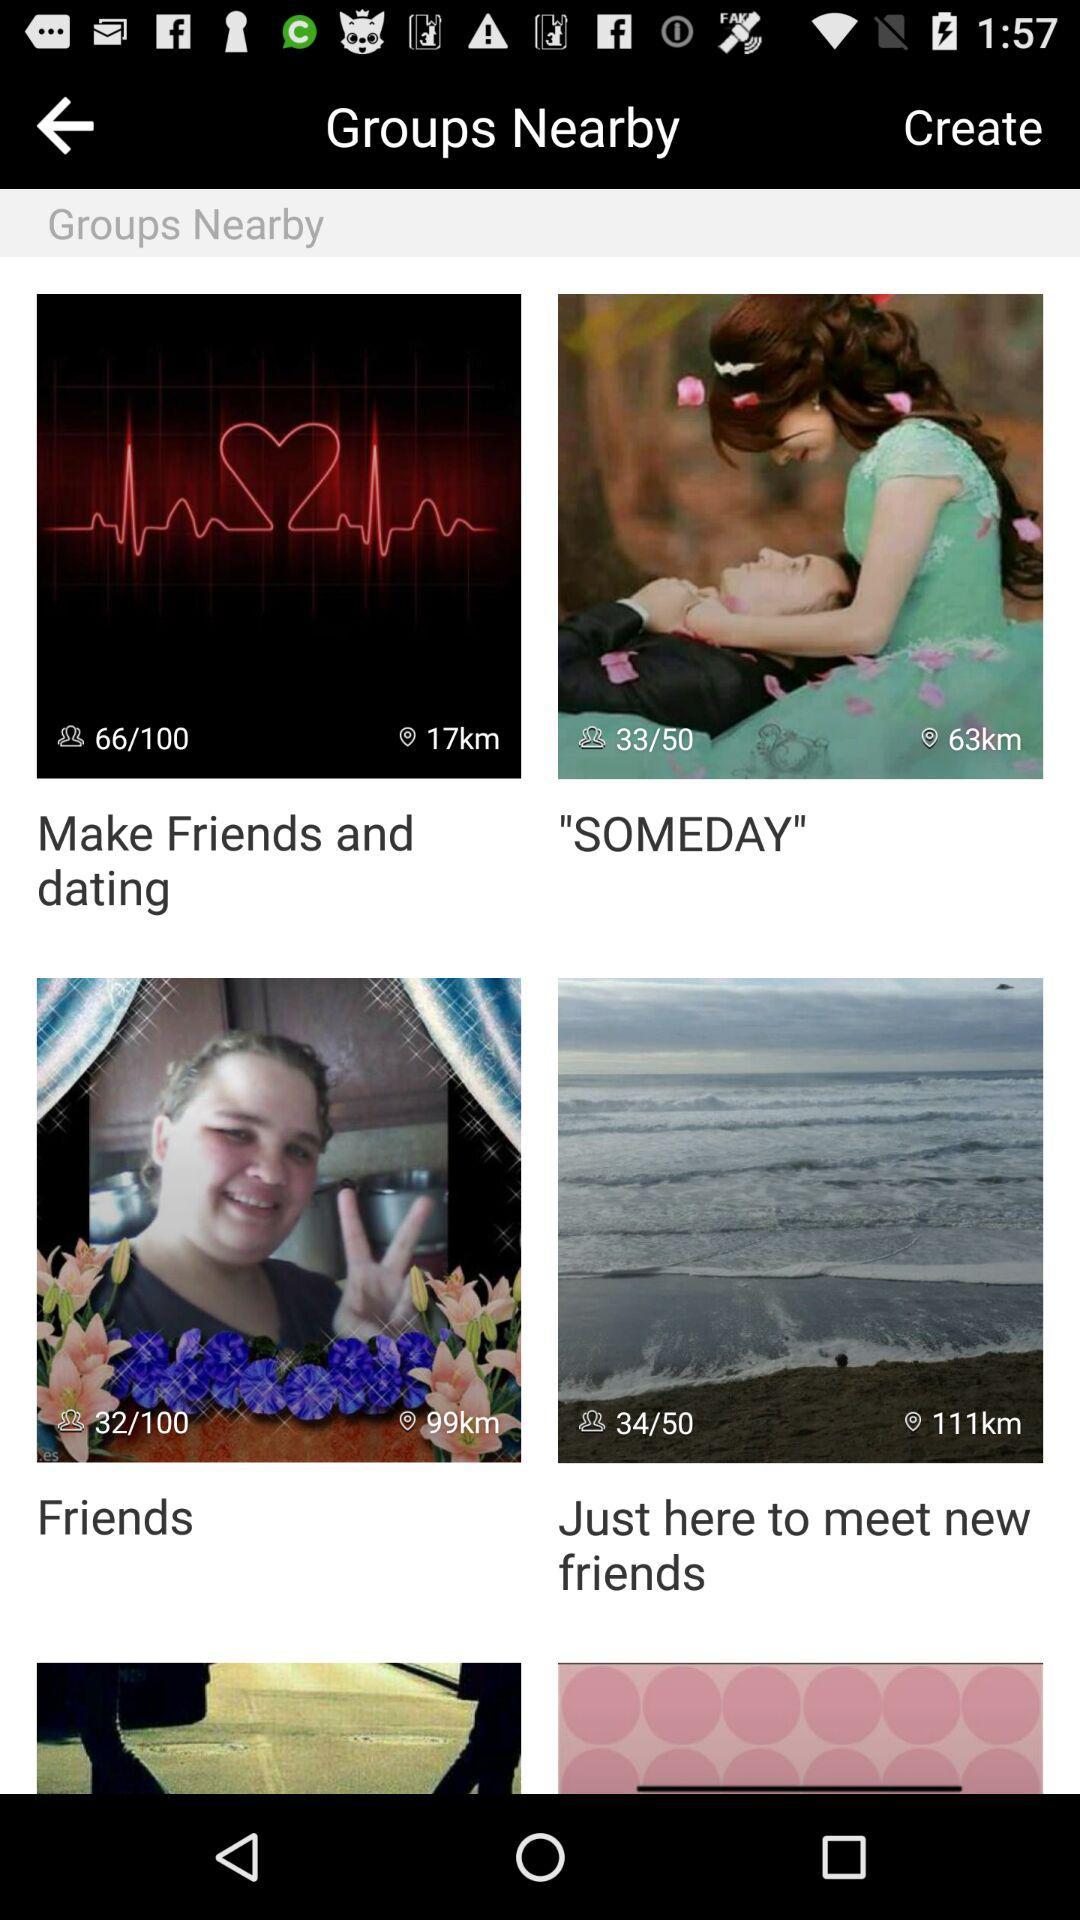  What do you see at coordinates (799, 1219) in the screenshot?
I see `icon above just here to icon` at bounding box center [799, 1219].